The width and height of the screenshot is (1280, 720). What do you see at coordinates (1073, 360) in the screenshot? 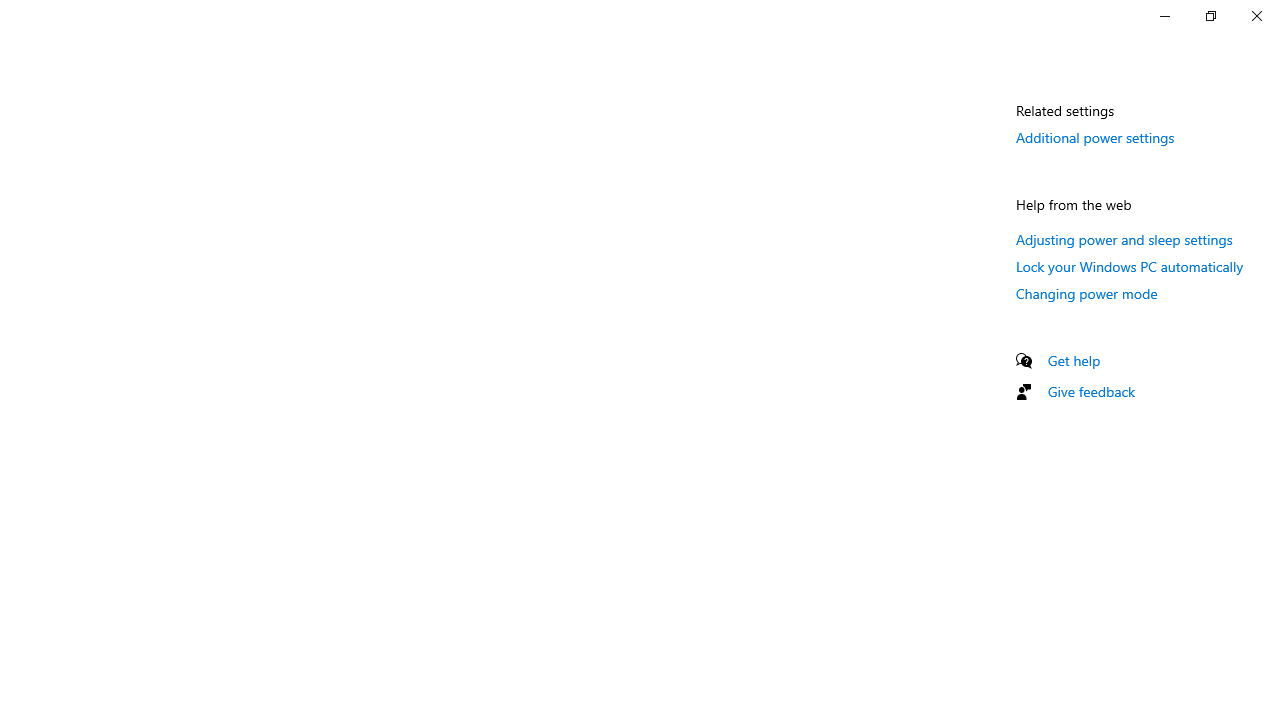
I see `'Get help'` at bounding box center [1073, 360].